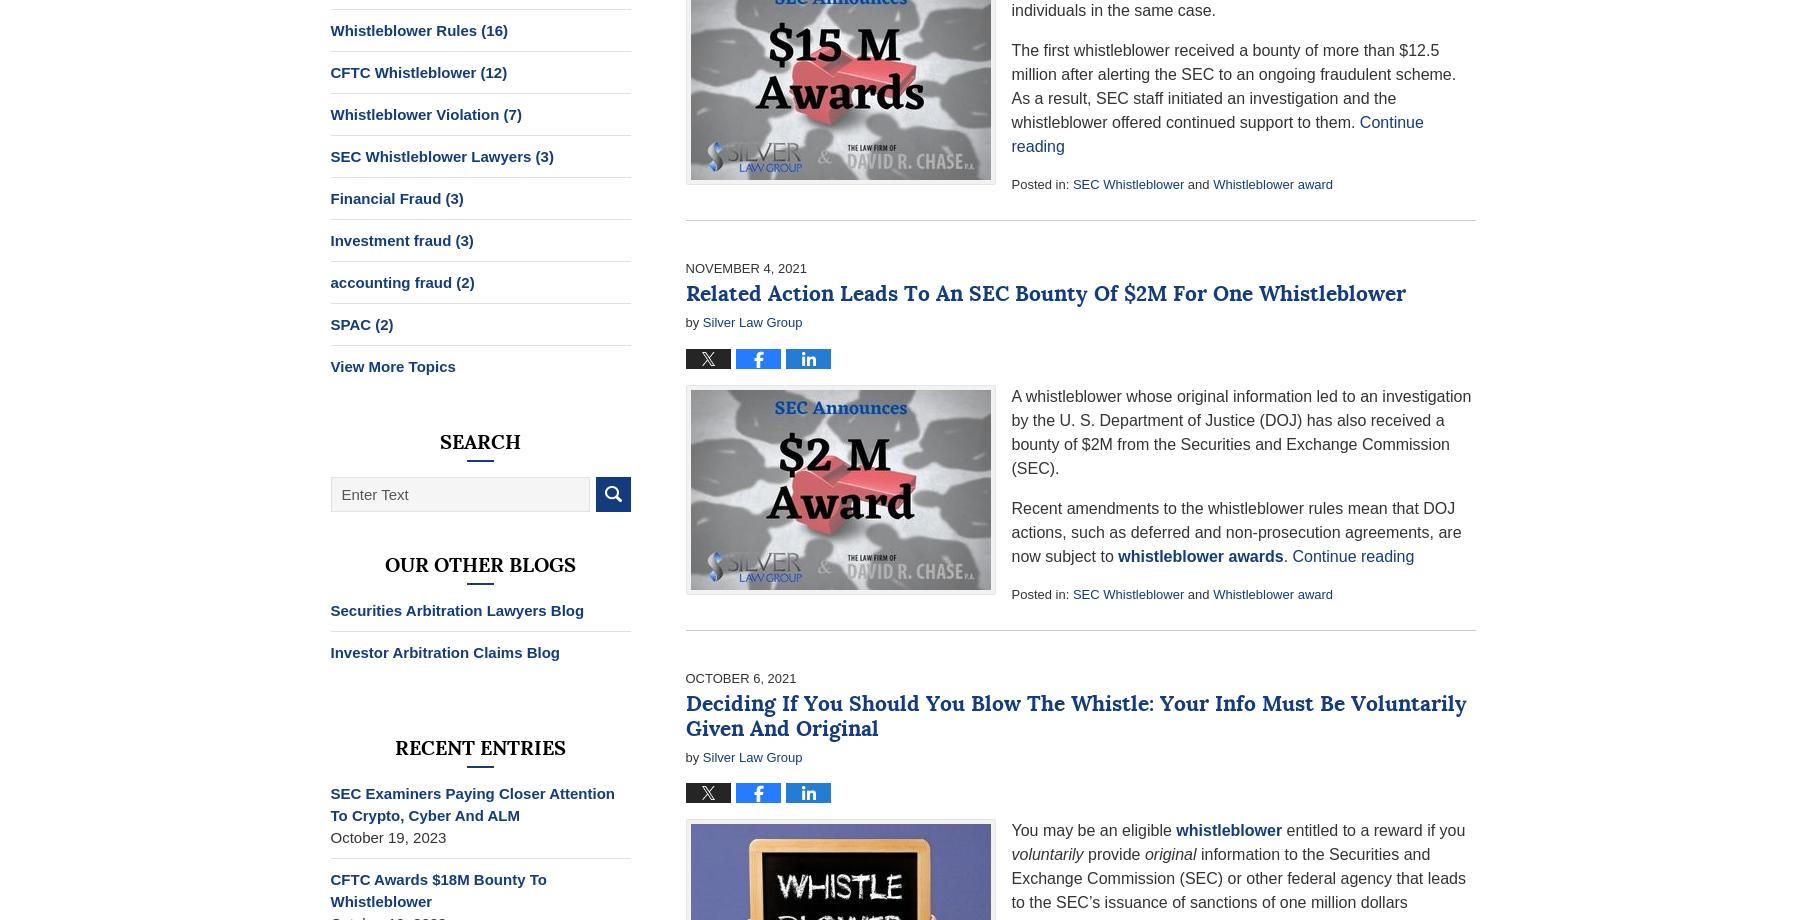 The width and height of the screenshot is (1811, 920). What do you see at coordinates (351, 324) in the screenshot?
I see `'SPAC'` at bounding box center [351, 324].